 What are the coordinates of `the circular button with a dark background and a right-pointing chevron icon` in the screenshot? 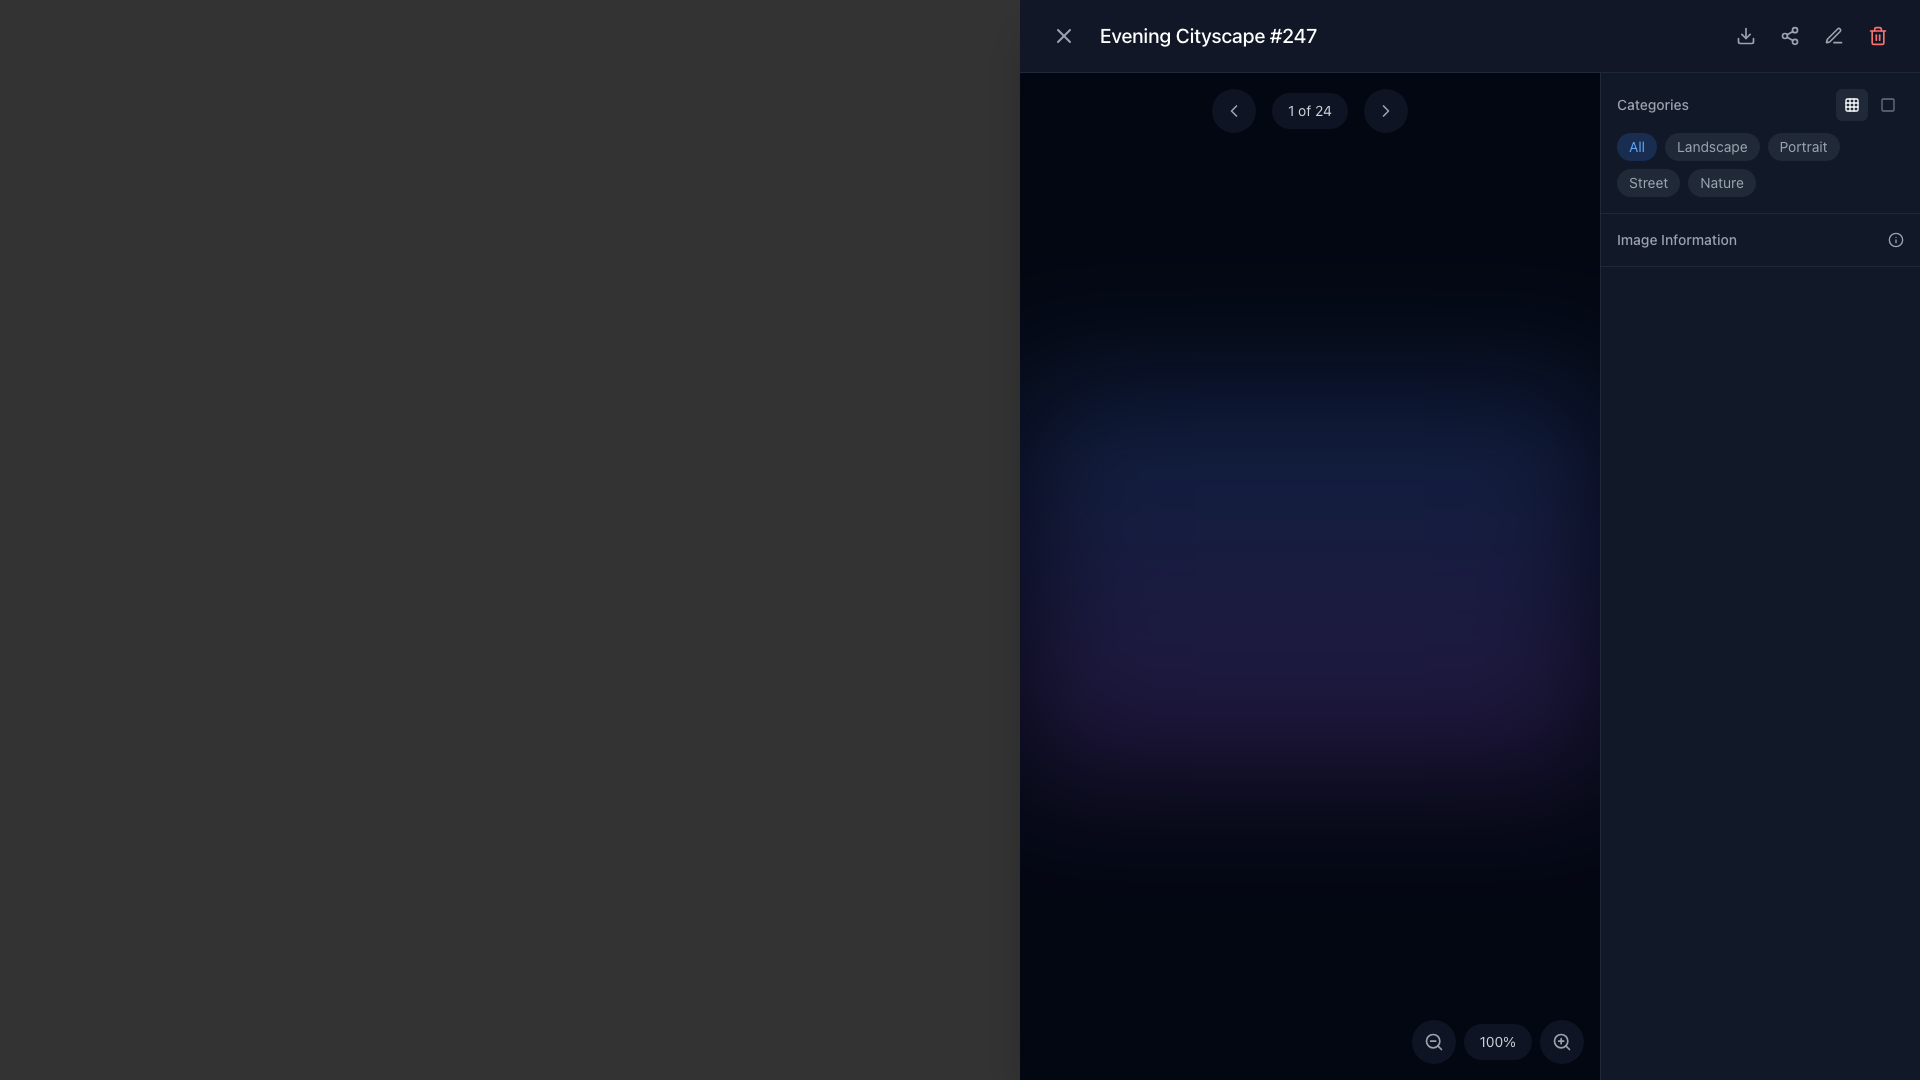 It's located at (1384, 111).